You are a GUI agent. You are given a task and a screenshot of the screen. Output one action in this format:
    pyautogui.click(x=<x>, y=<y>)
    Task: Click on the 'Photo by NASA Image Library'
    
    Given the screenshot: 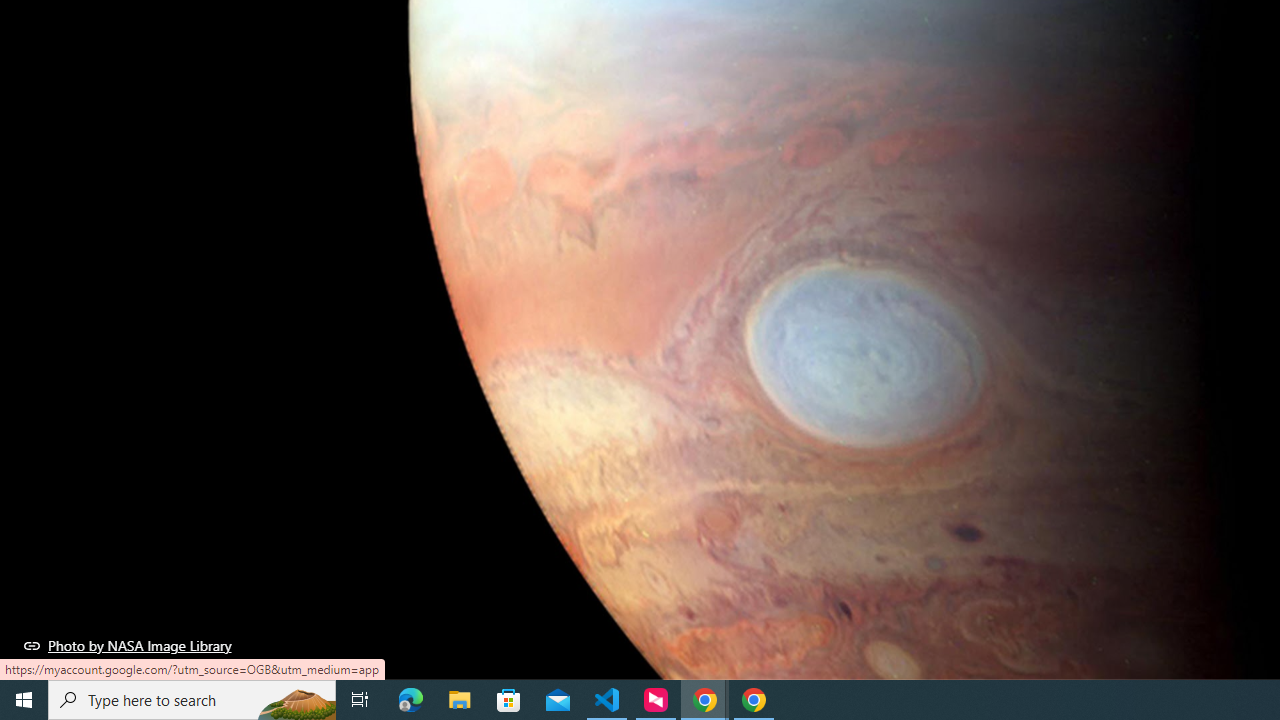 What is the action you would take?
    pyautogui.click(x=127, y=645)
    